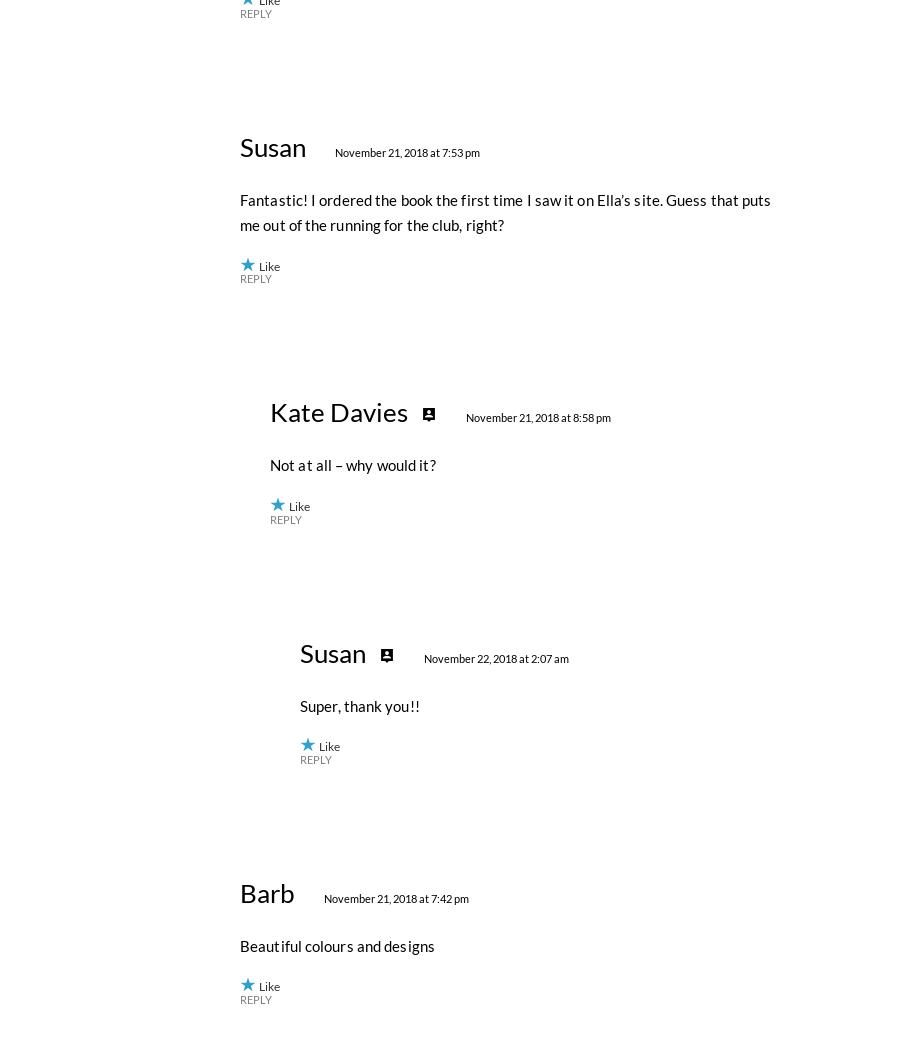  Describe the element at coordinates (271, 584) in the screenshot. I see `'Susan'` at that location.